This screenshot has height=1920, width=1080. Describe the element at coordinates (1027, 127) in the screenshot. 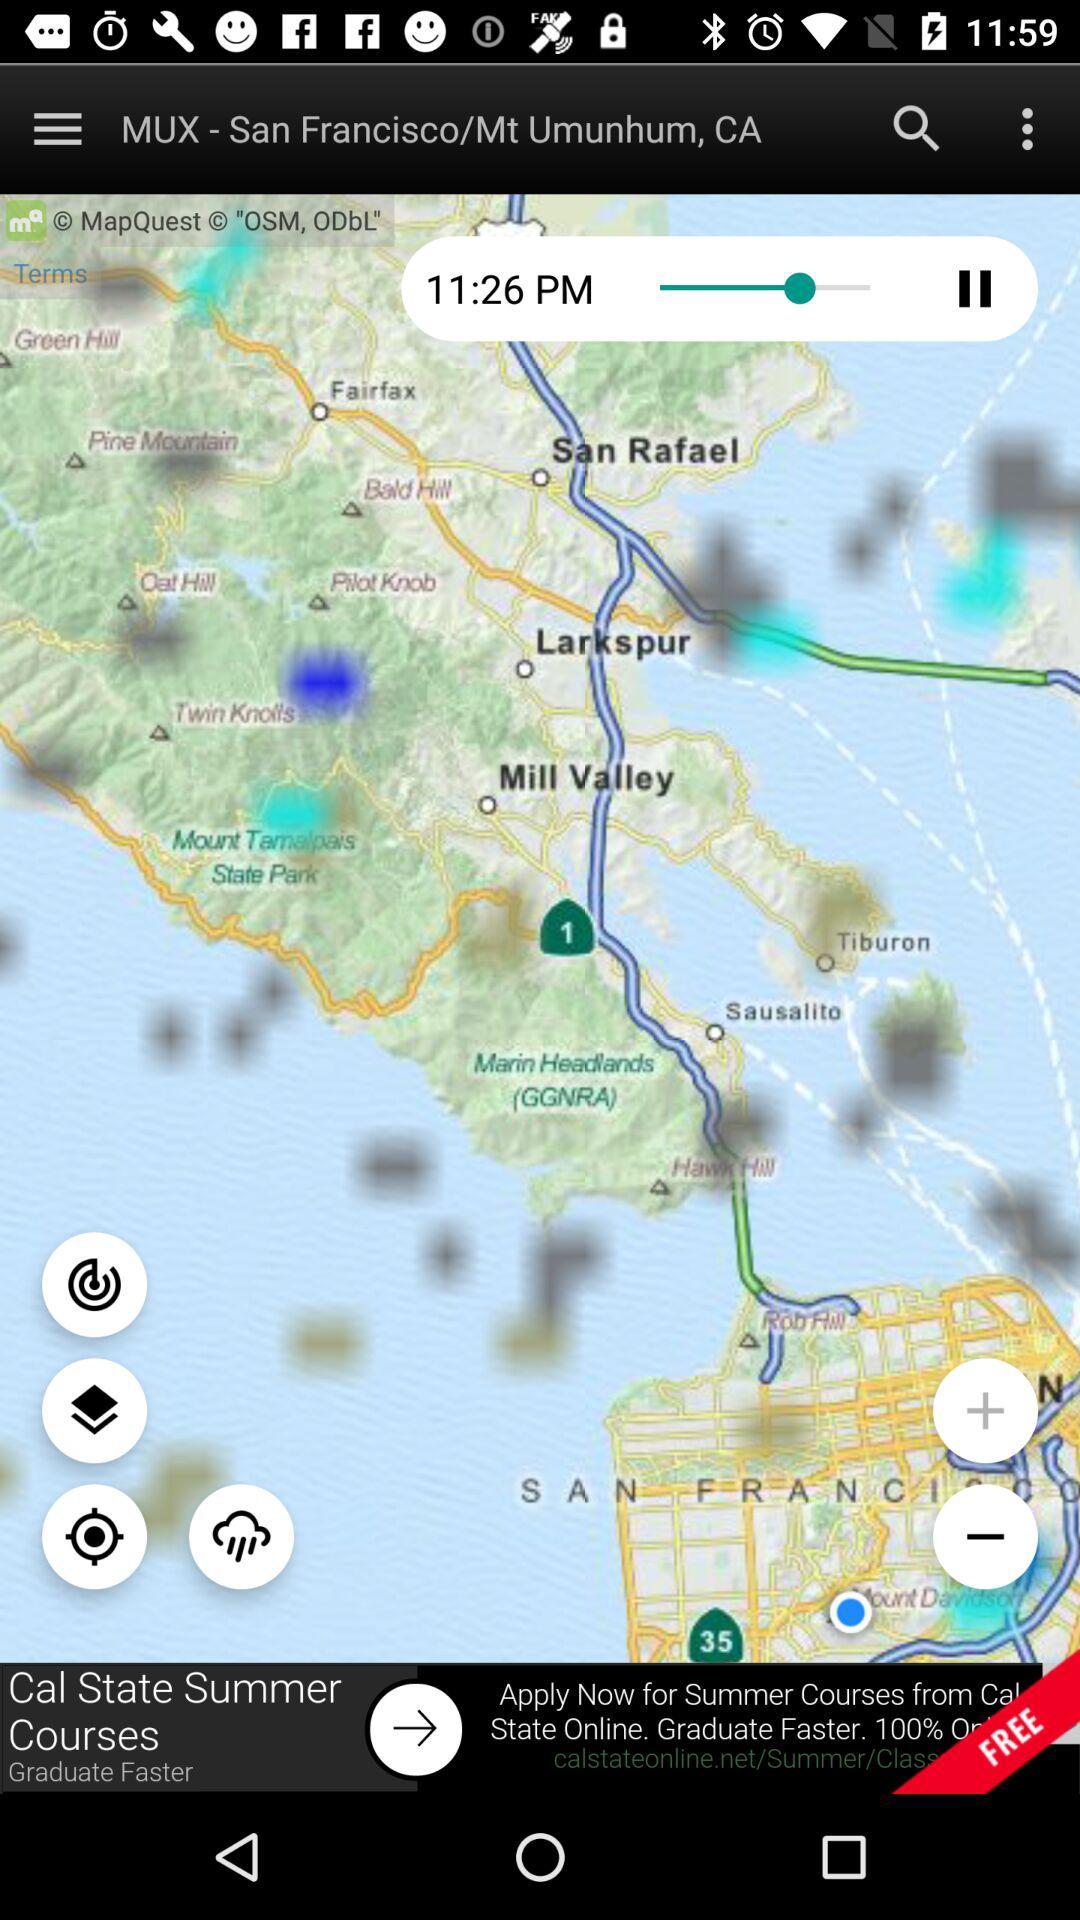

I see `oveview option` at that location.